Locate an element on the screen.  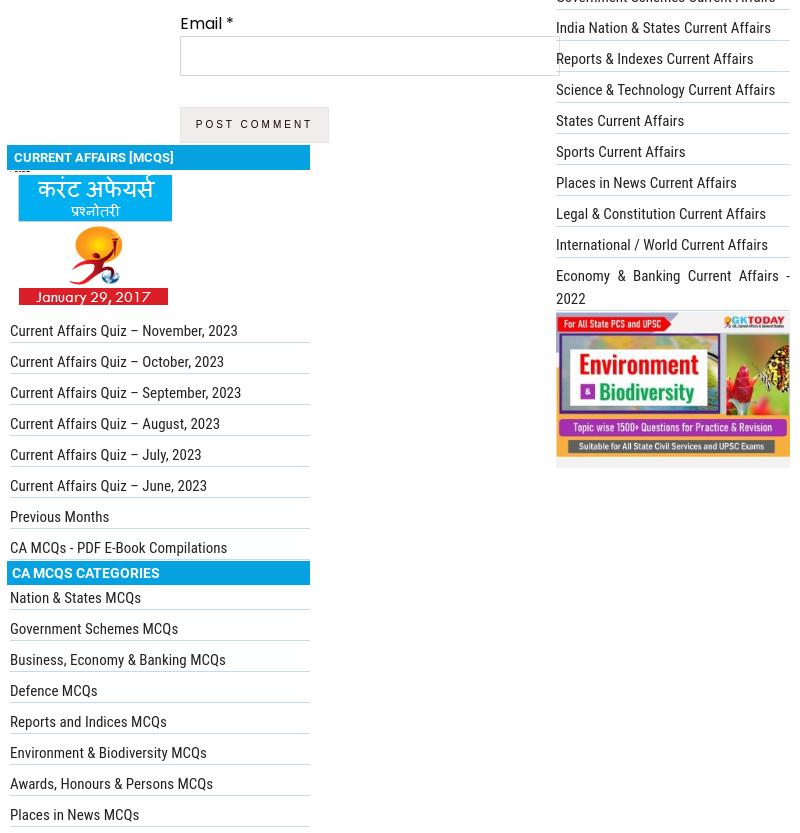
'Places in News Current Affairs' is located at coordinates (645, 182).